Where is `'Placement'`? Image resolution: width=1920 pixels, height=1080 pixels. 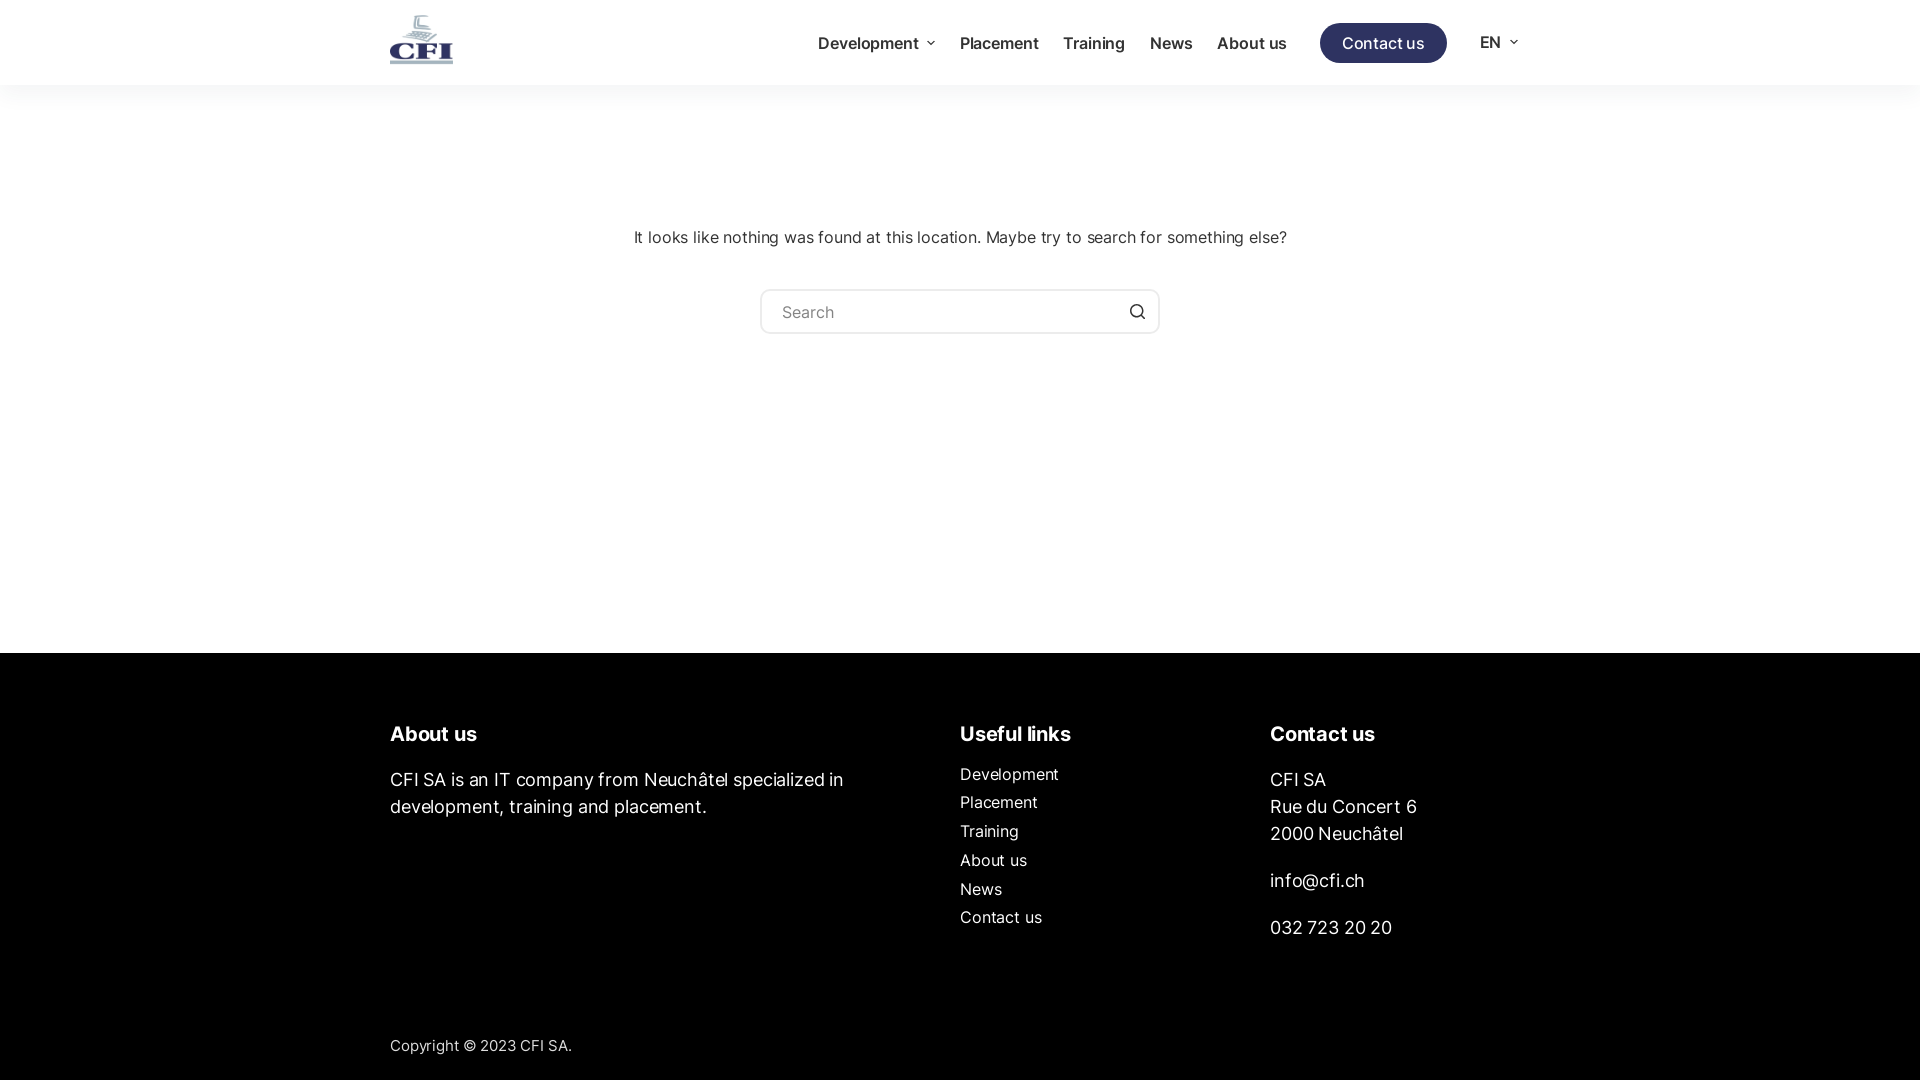
'Placement' is located at coordinates (998, 801).